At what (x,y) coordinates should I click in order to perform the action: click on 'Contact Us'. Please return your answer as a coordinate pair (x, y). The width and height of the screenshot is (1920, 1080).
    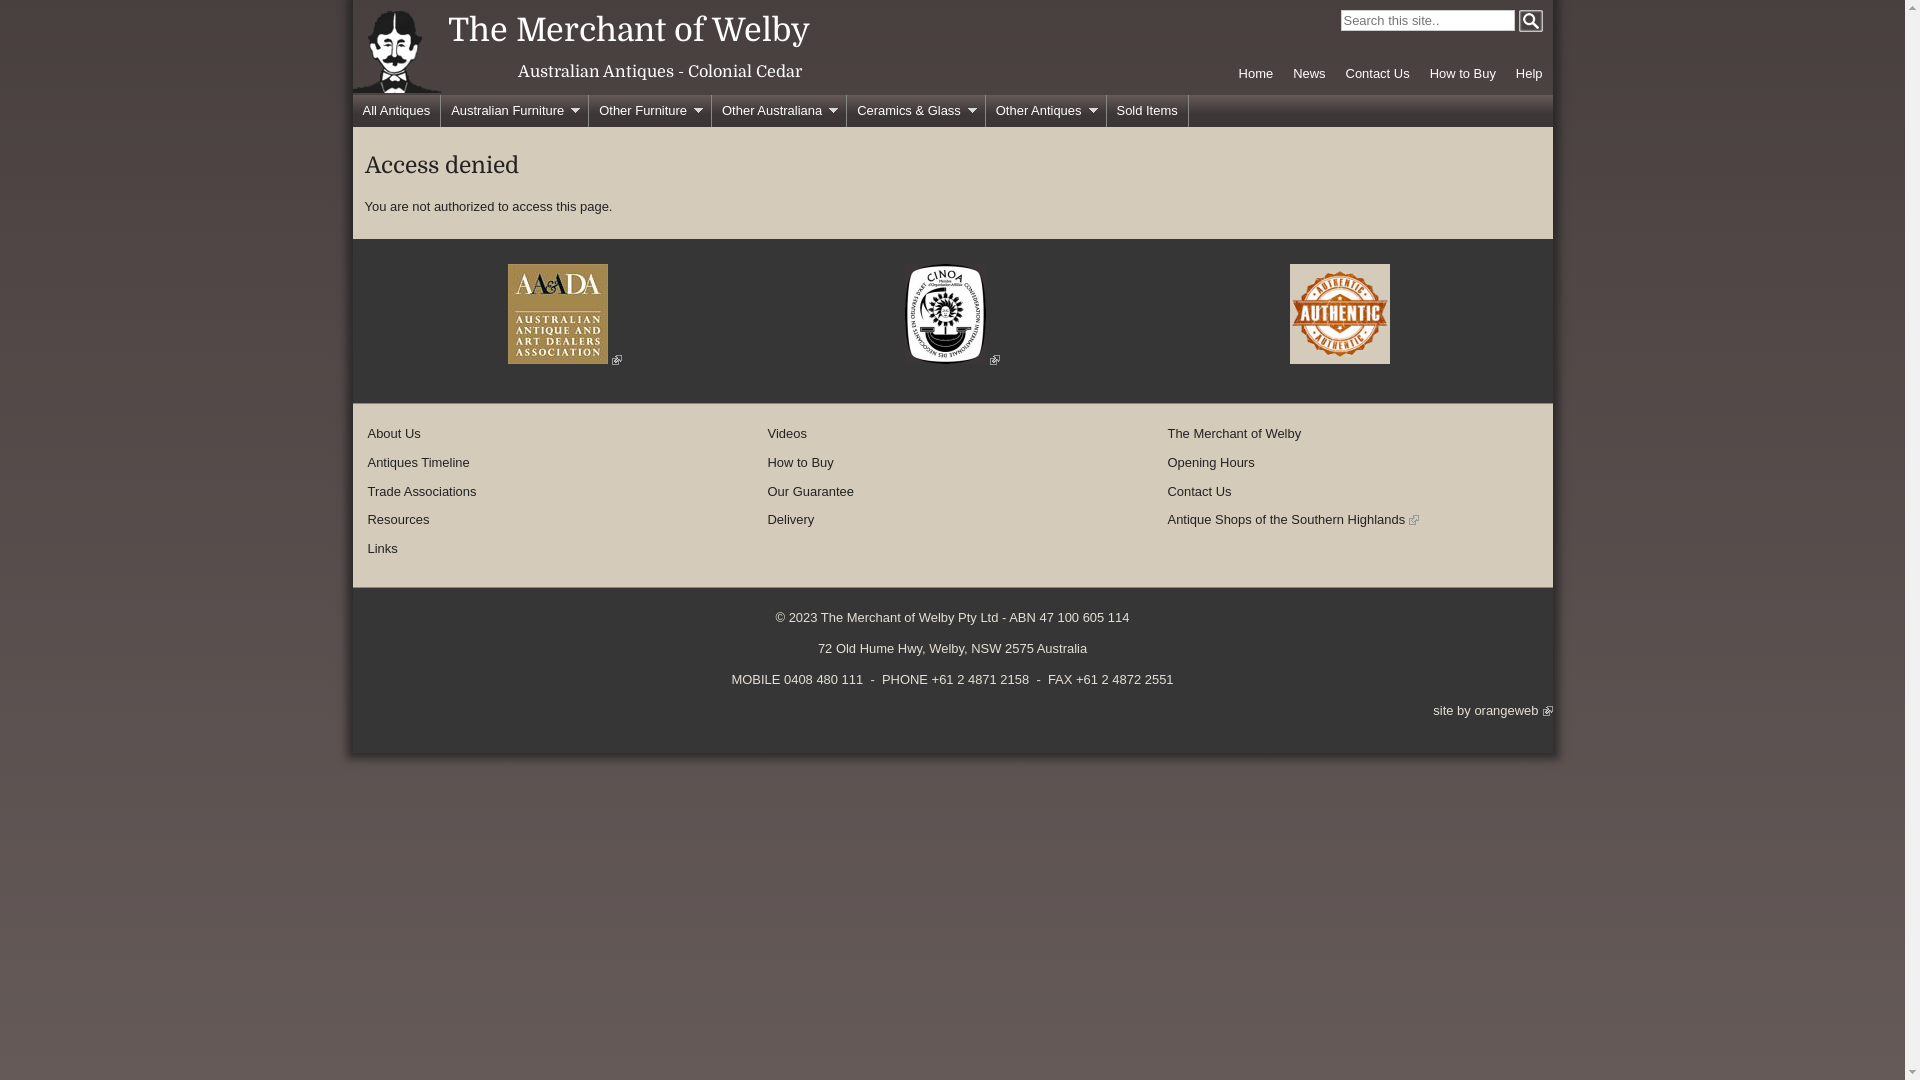
    Looking at the image, I should click on (1335, 72).